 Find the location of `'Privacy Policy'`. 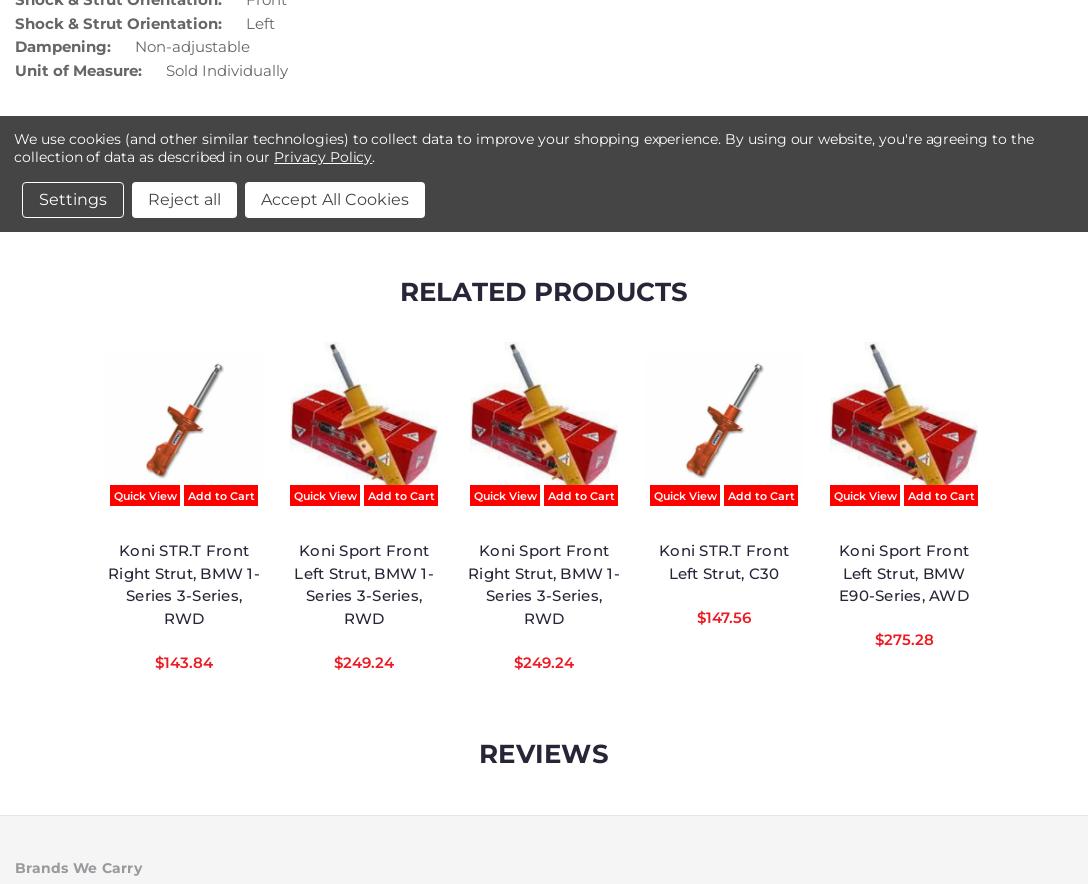

'Privacy Policy' is located at coordinates (323, 156).